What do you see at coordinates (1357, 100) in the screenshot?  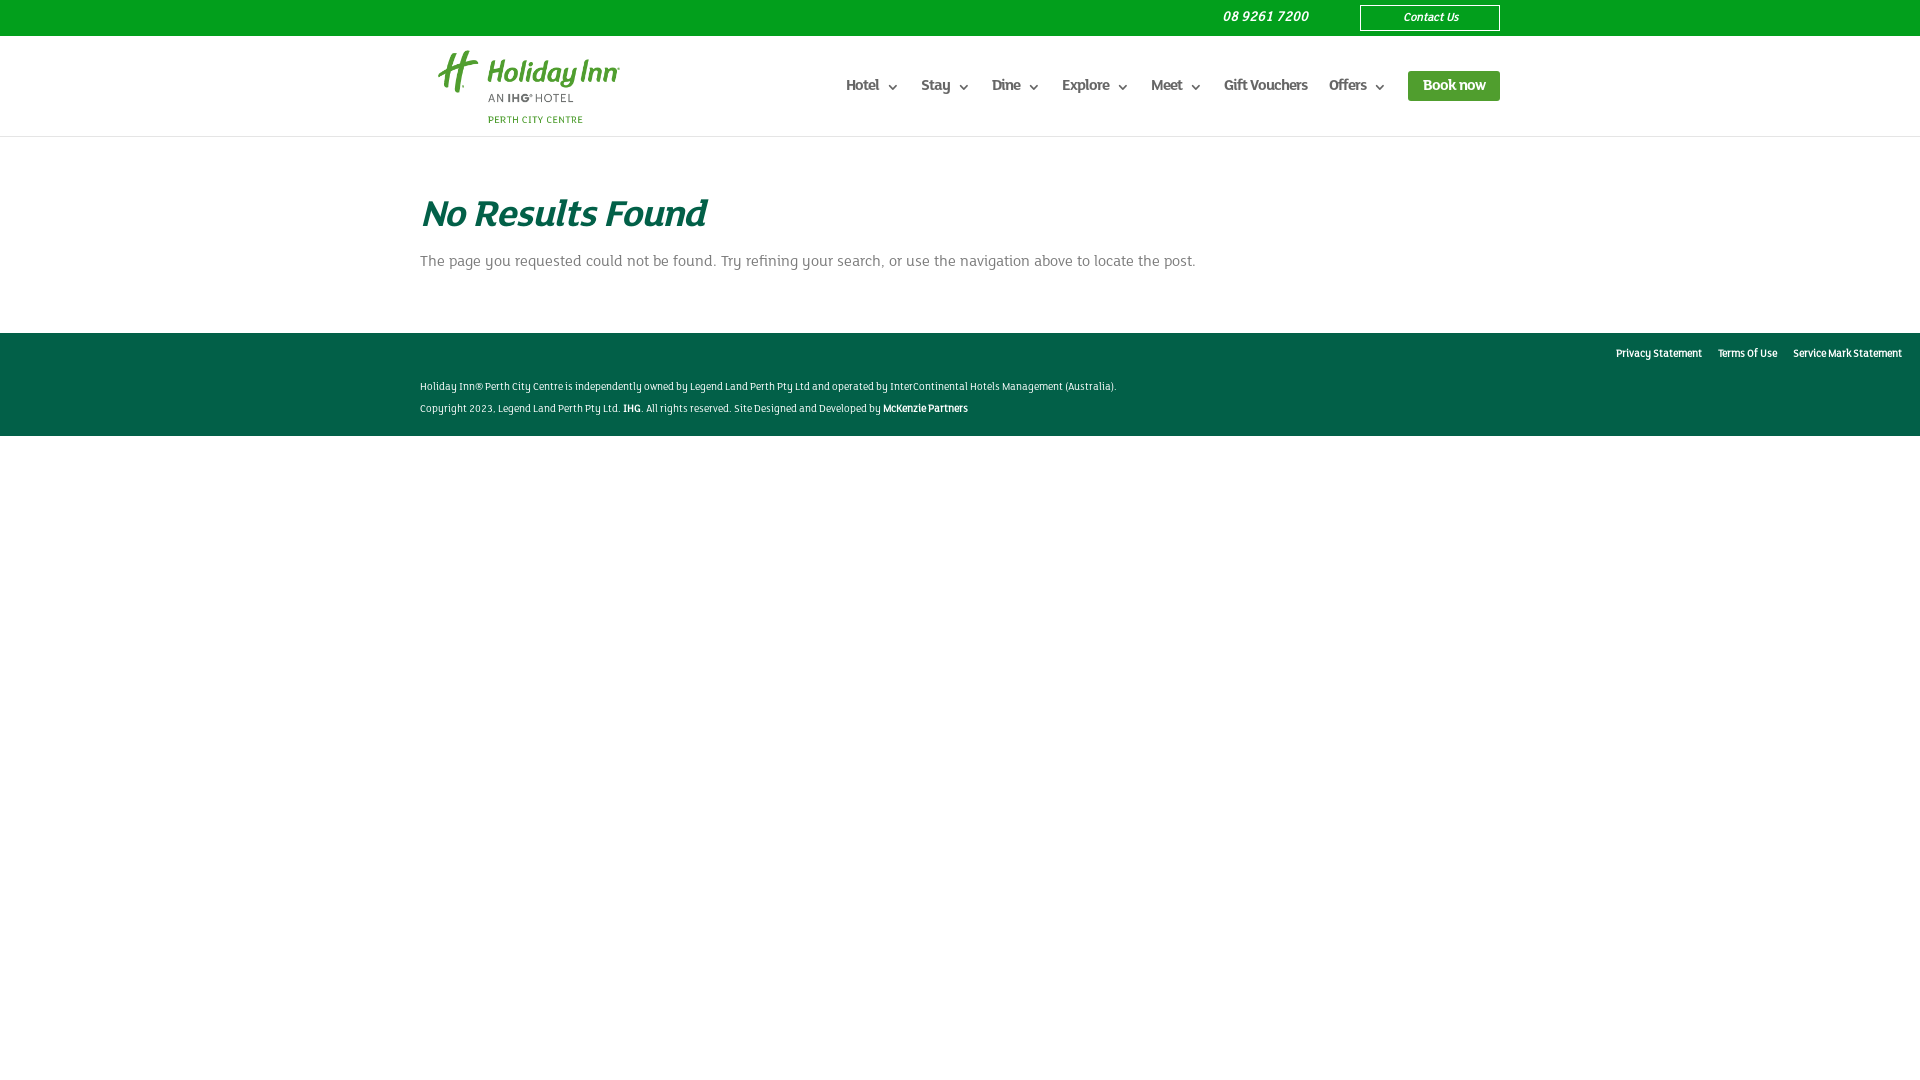 I see `'Offers'` at bounding box center [1357, 100].